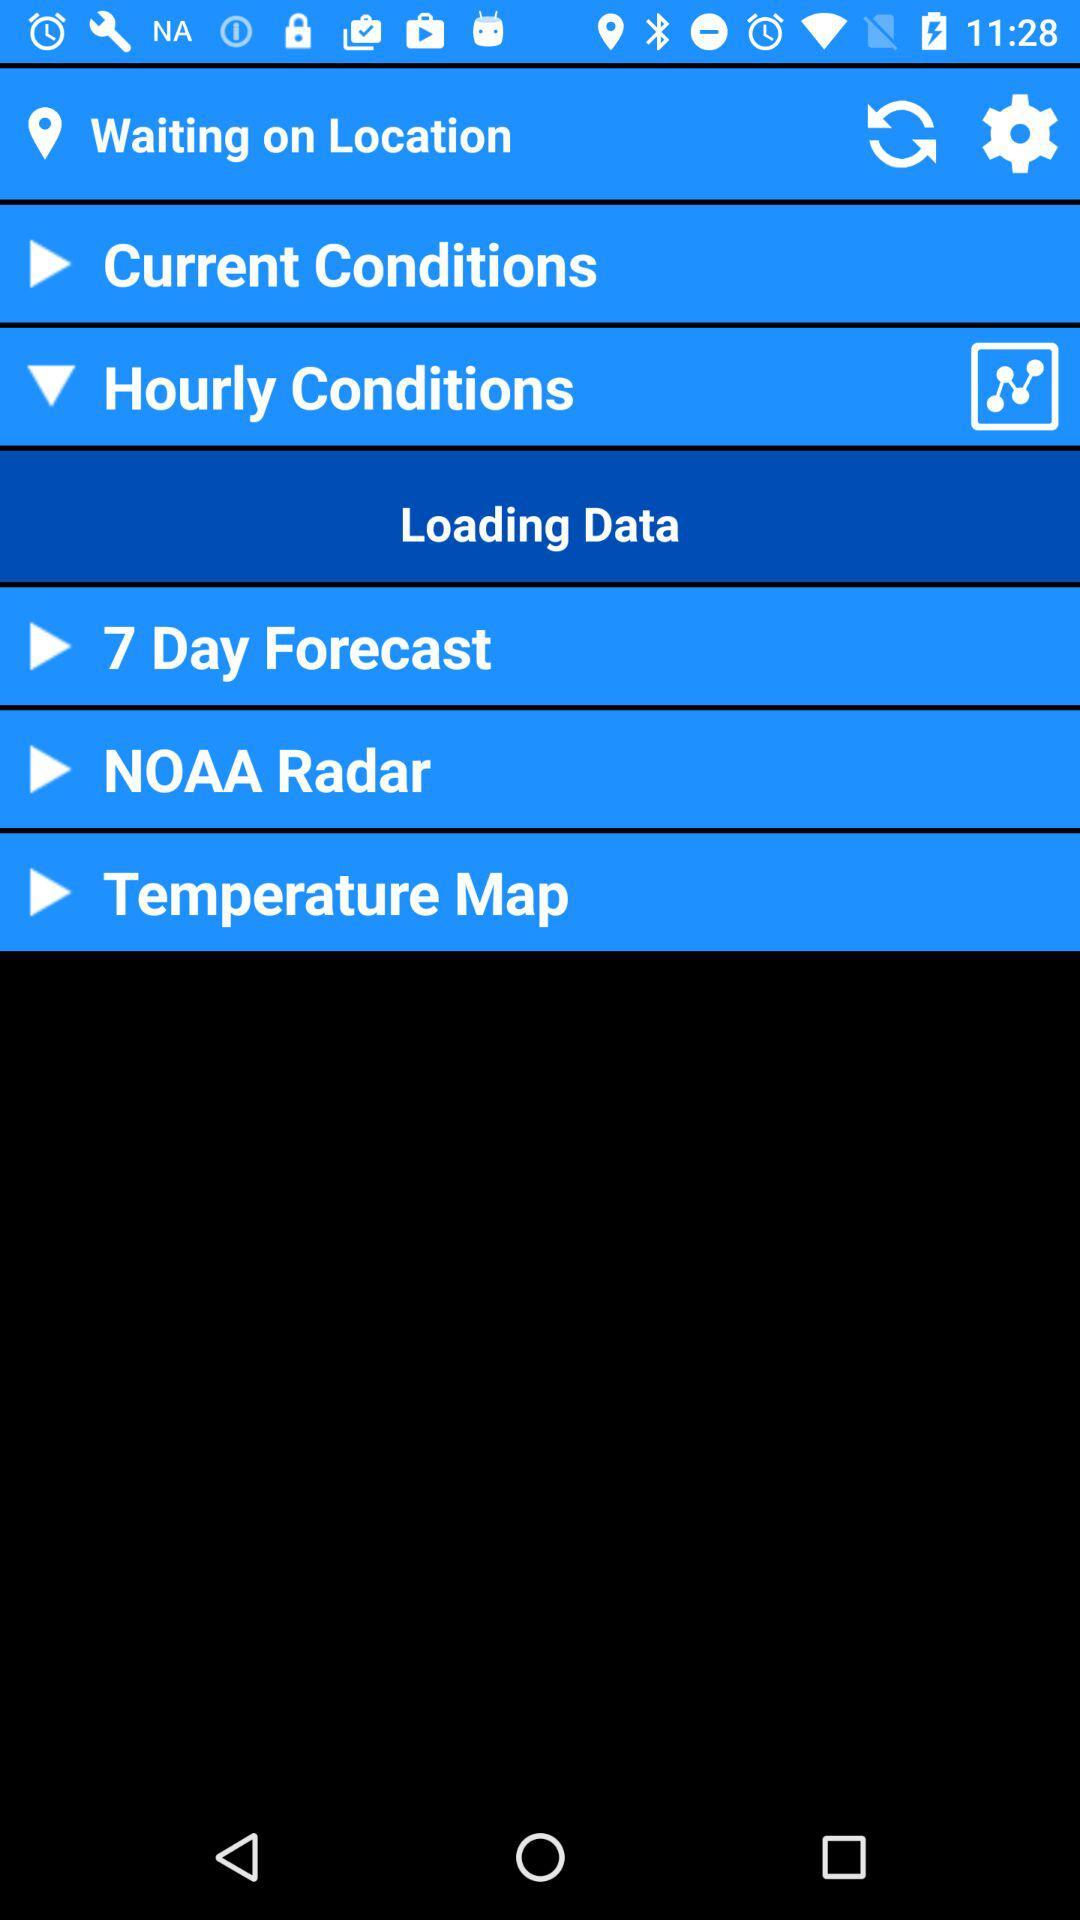  What do you see at coordinates (902, 133) in the screenshot?
I see `the refresh symbol which is next to waiting on location` at bounding box center [902, 133].